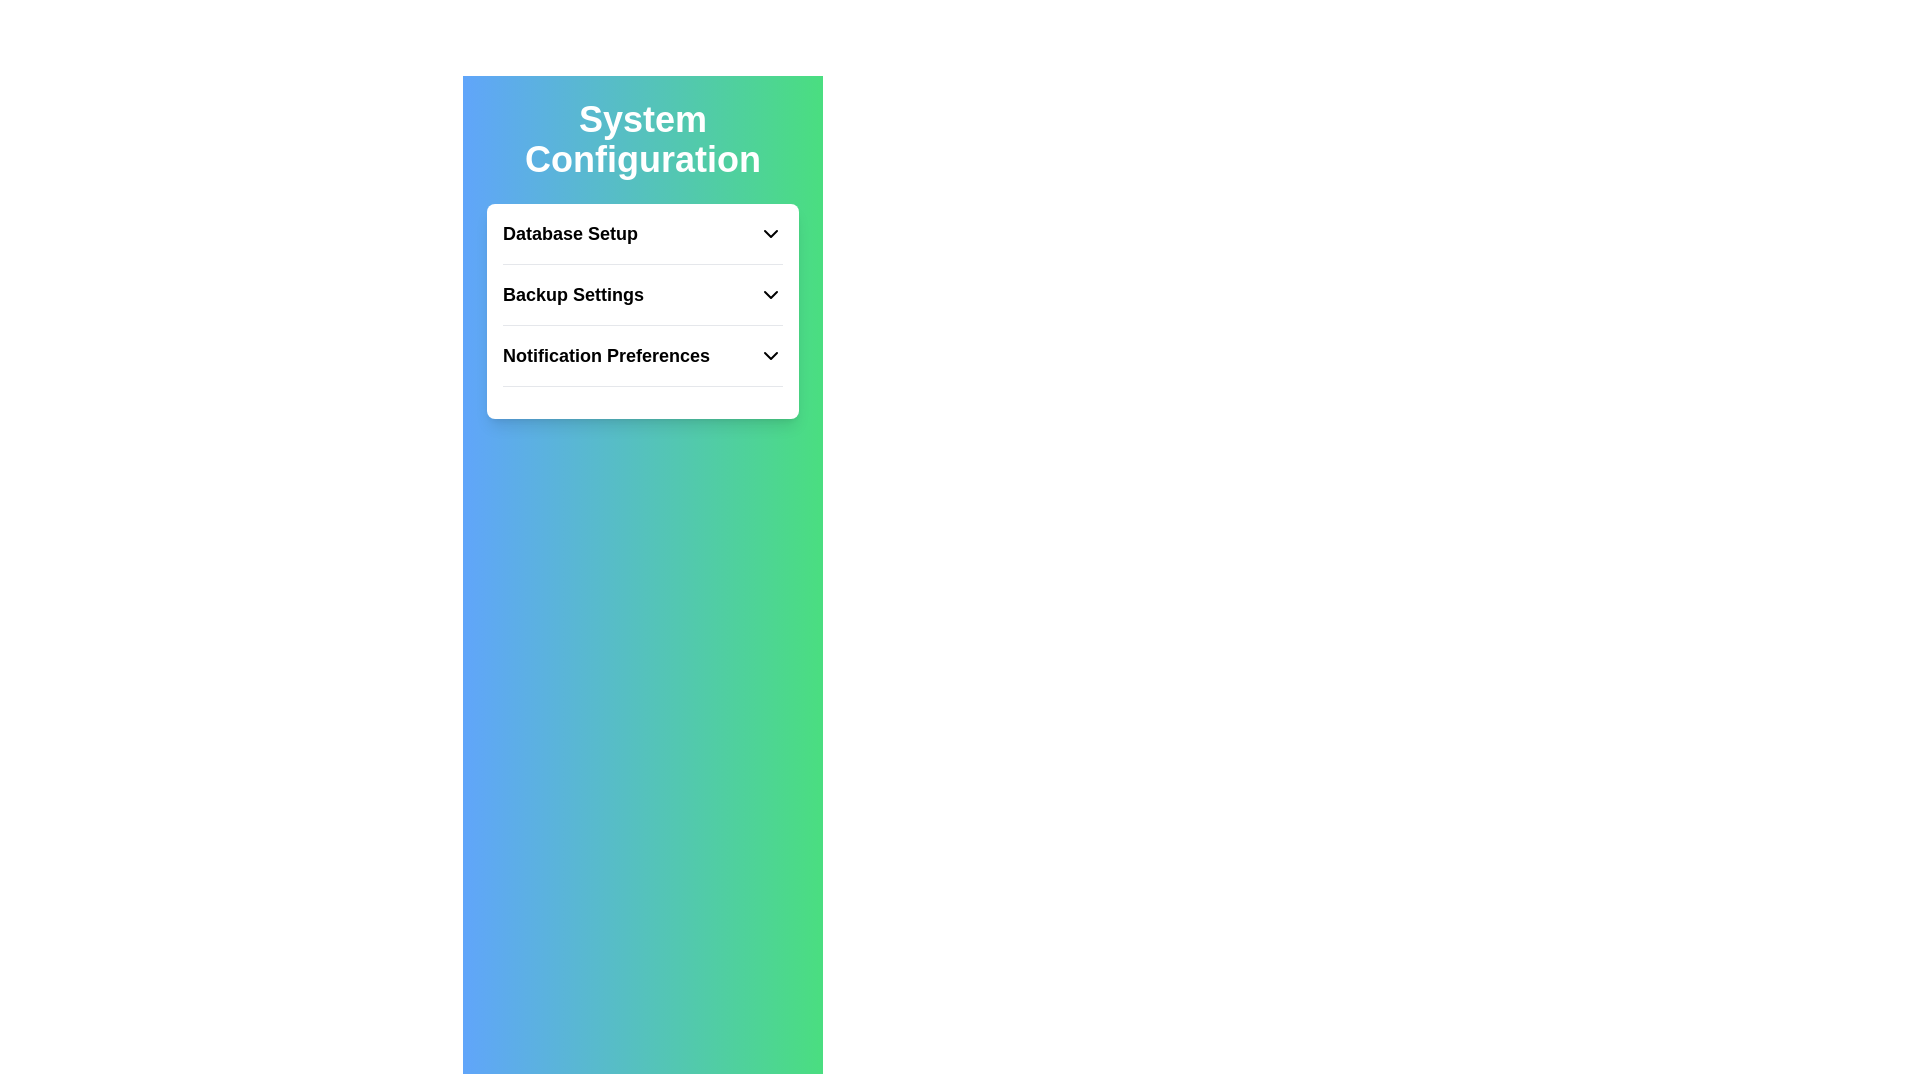 This screenshot has height=1080, width=1920. Describe the element at coordinates (770, 354) in the screenshot. I see `the chevron-down icon at the far-right side of the 'Notification Preferences' row` at that location.